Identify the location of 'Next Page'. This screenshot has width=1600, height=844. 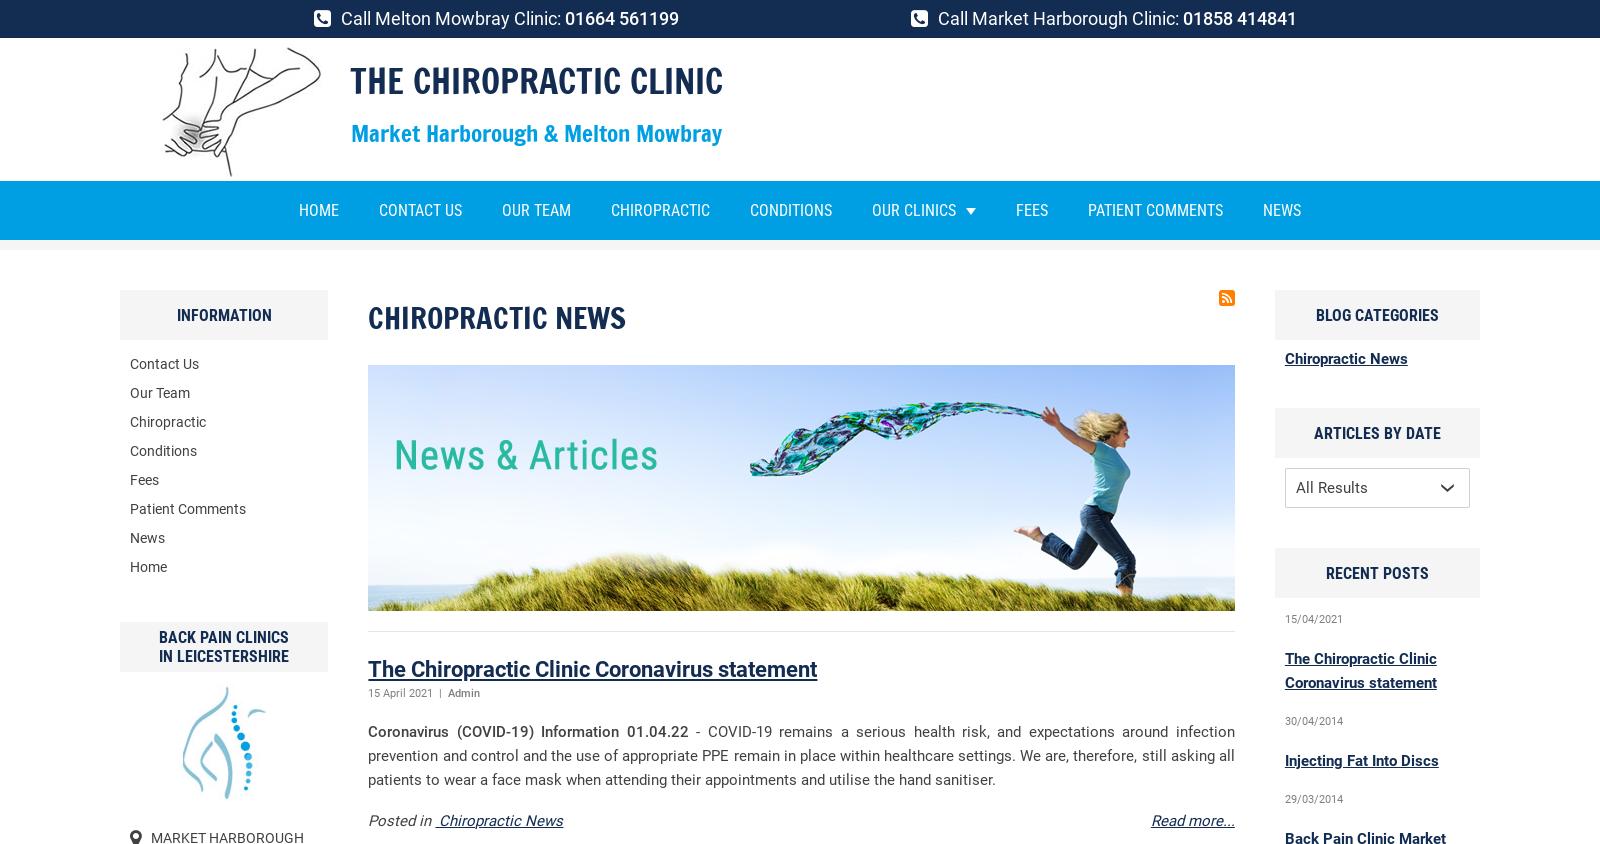
(1551, 229).